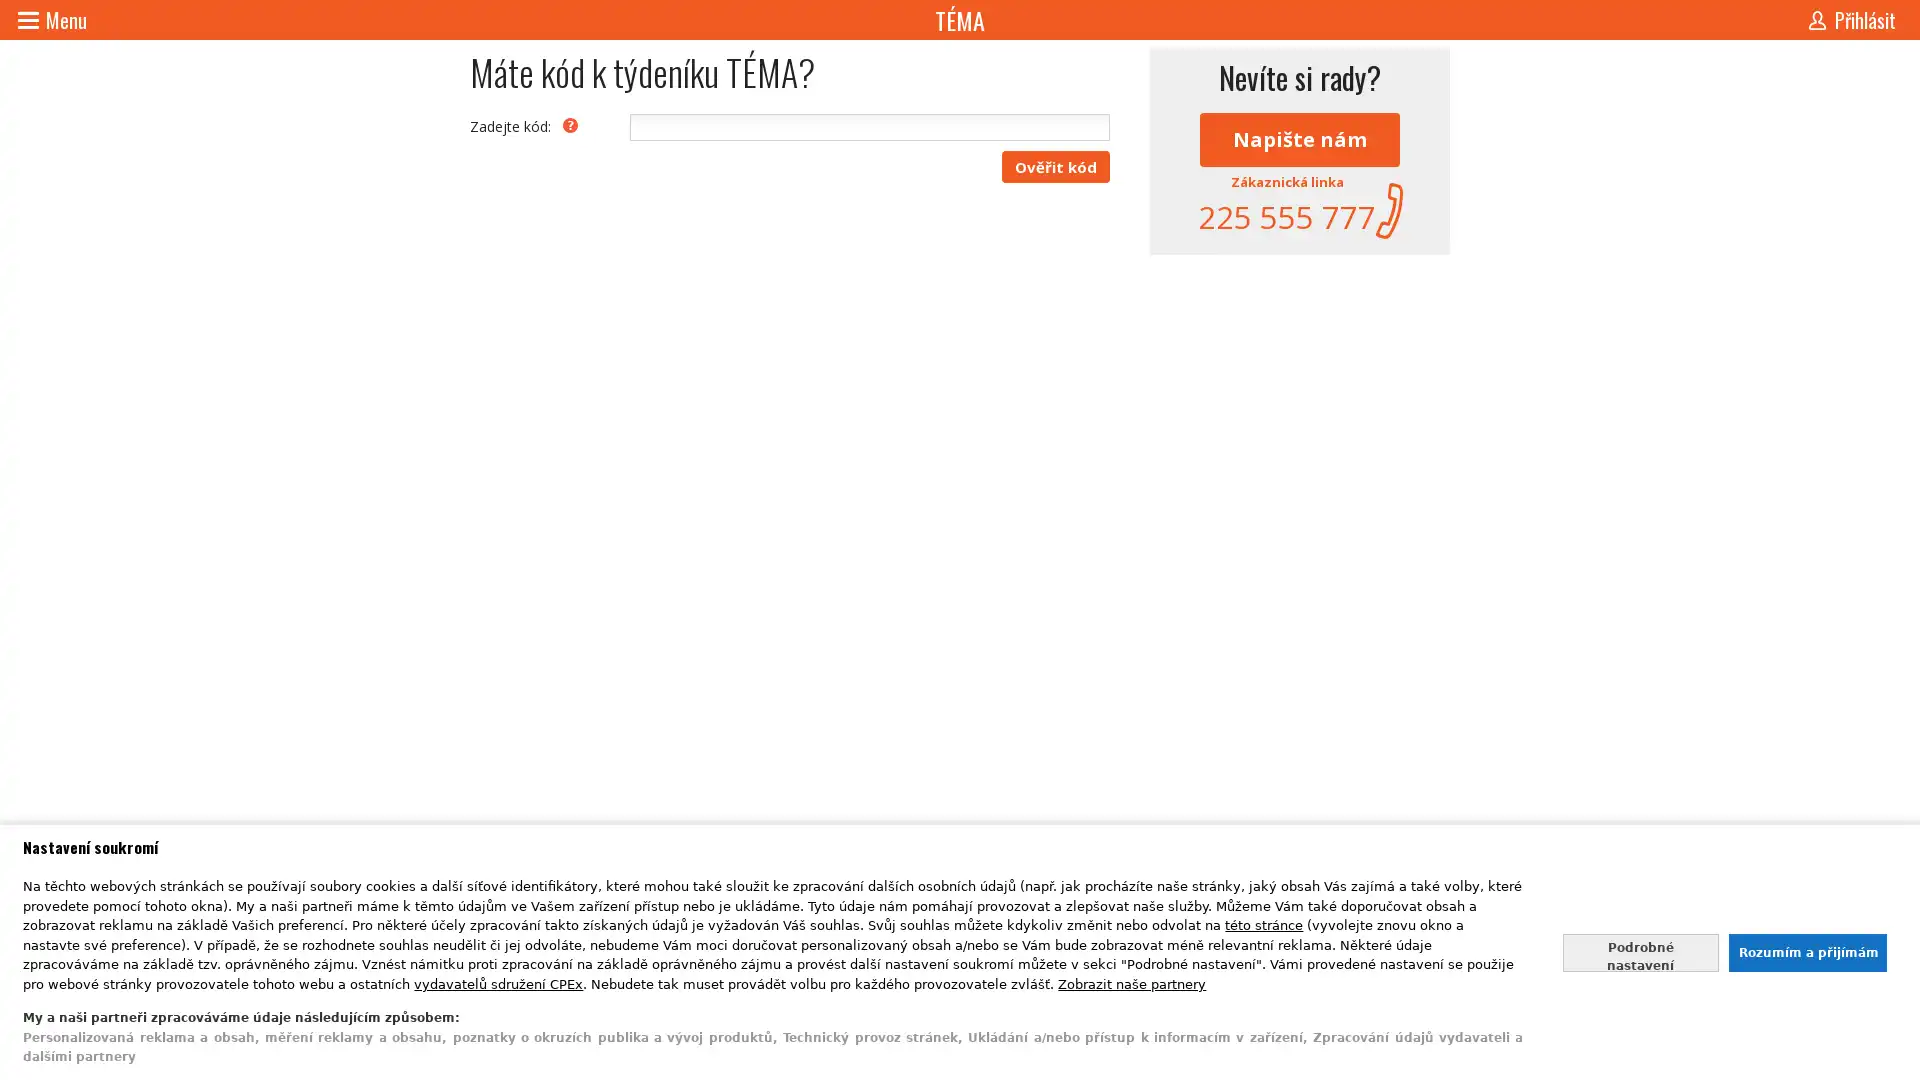 Image resolution: width=1920 pixels, height=1080 pixels. What do you see at coordinates (1640, 951) in the screenshot?
I see `Nastavte sve souhlasy` at bounding box center [1640, 951].